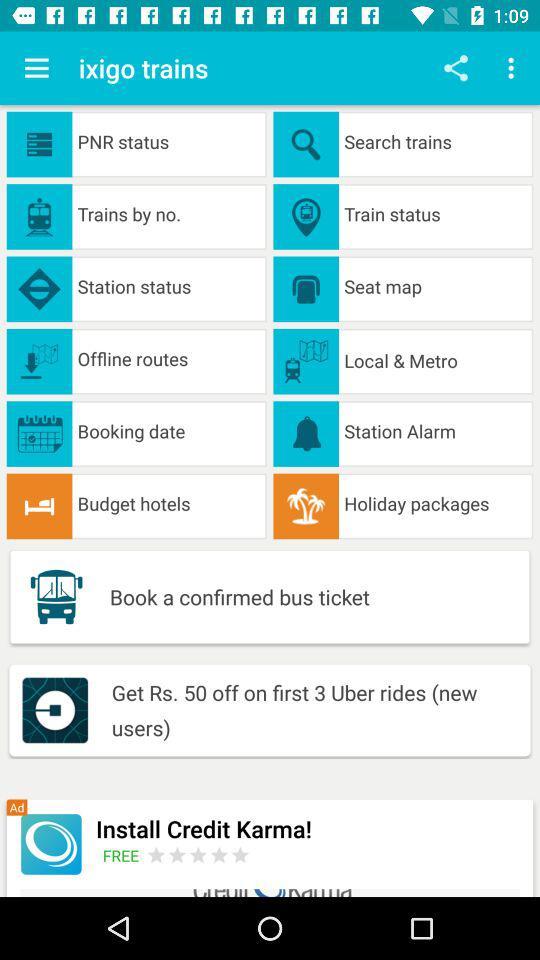 This screenshot has width=540, height=960. What do you see at coordinates (36, 68) in the screenshot?
I see `the app to the left of ixigo trains item` at bounding box center [36, 68].